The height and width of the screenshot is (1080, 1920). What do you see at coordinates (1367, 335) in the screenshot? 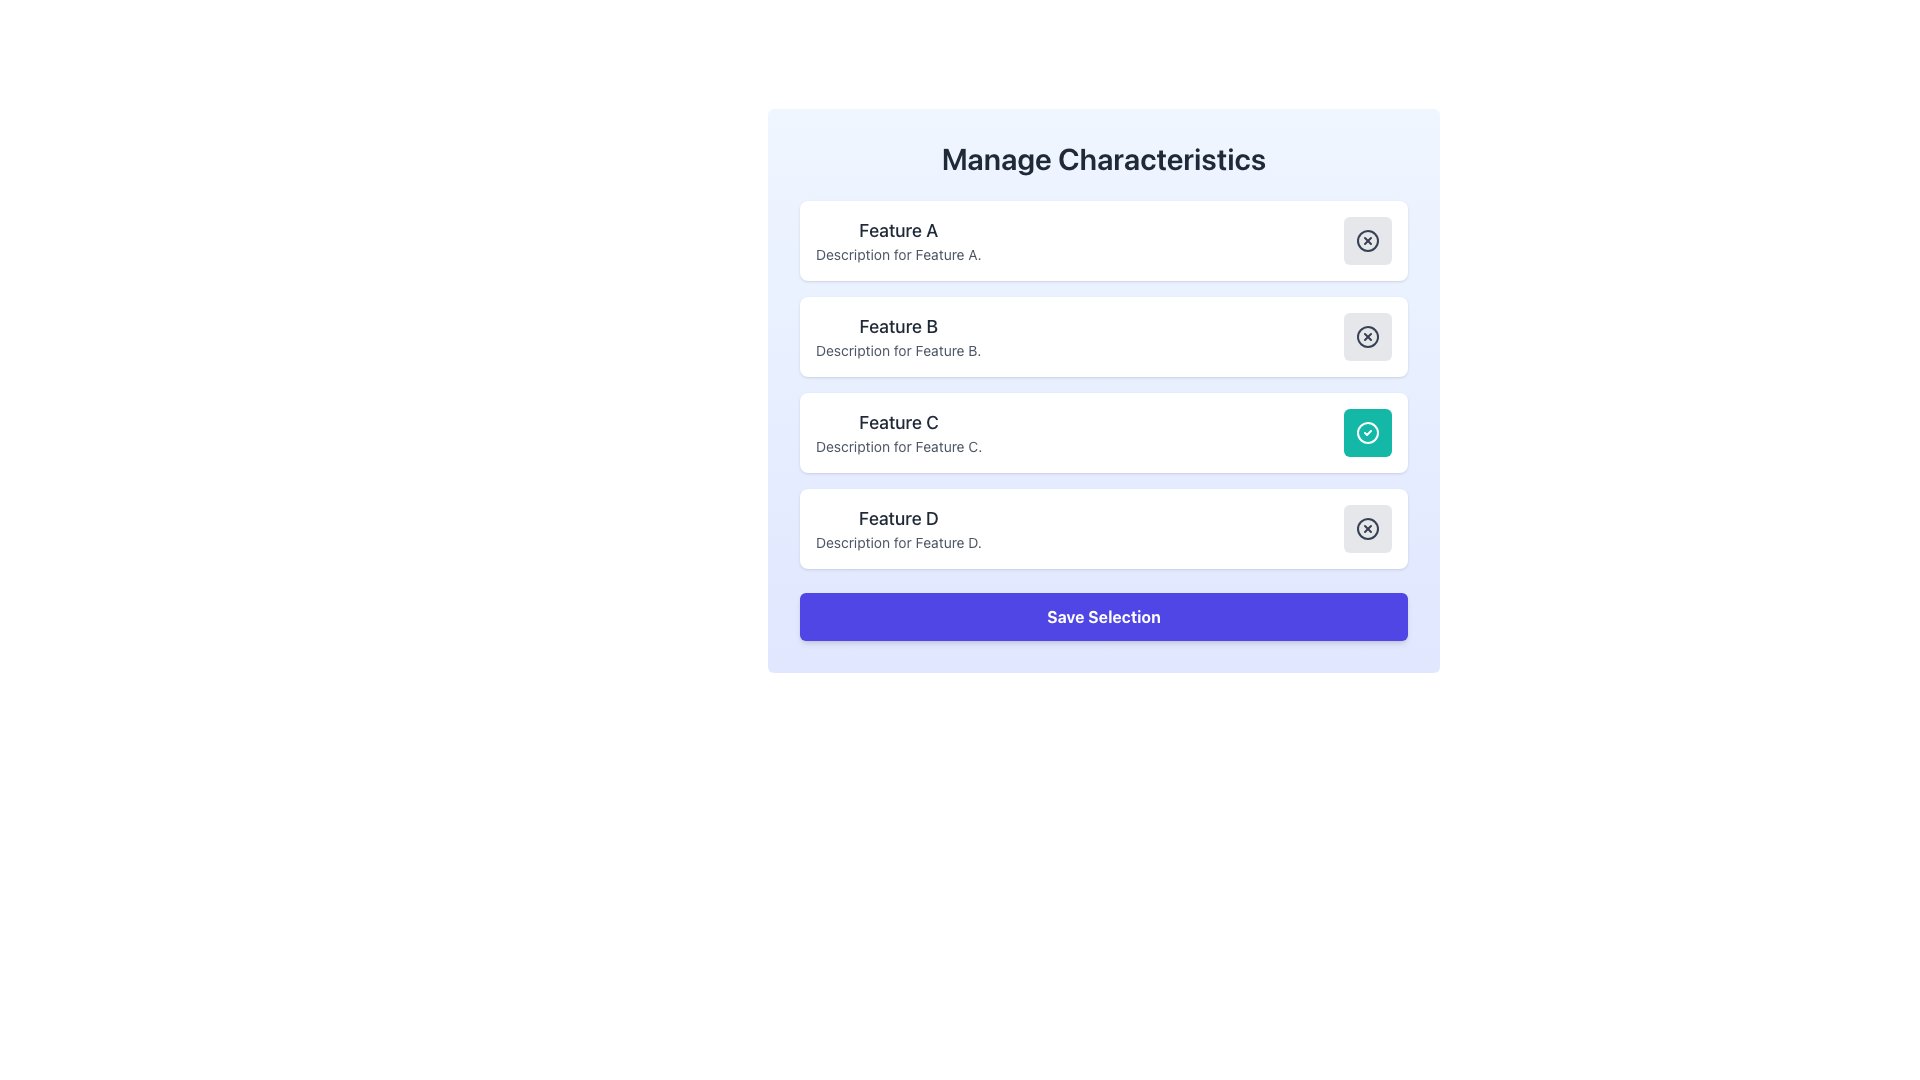
I see `the circular 'X' button outlined in black, located to the right of 'Feature B' in the second row` at bounding box center [1367, 335].